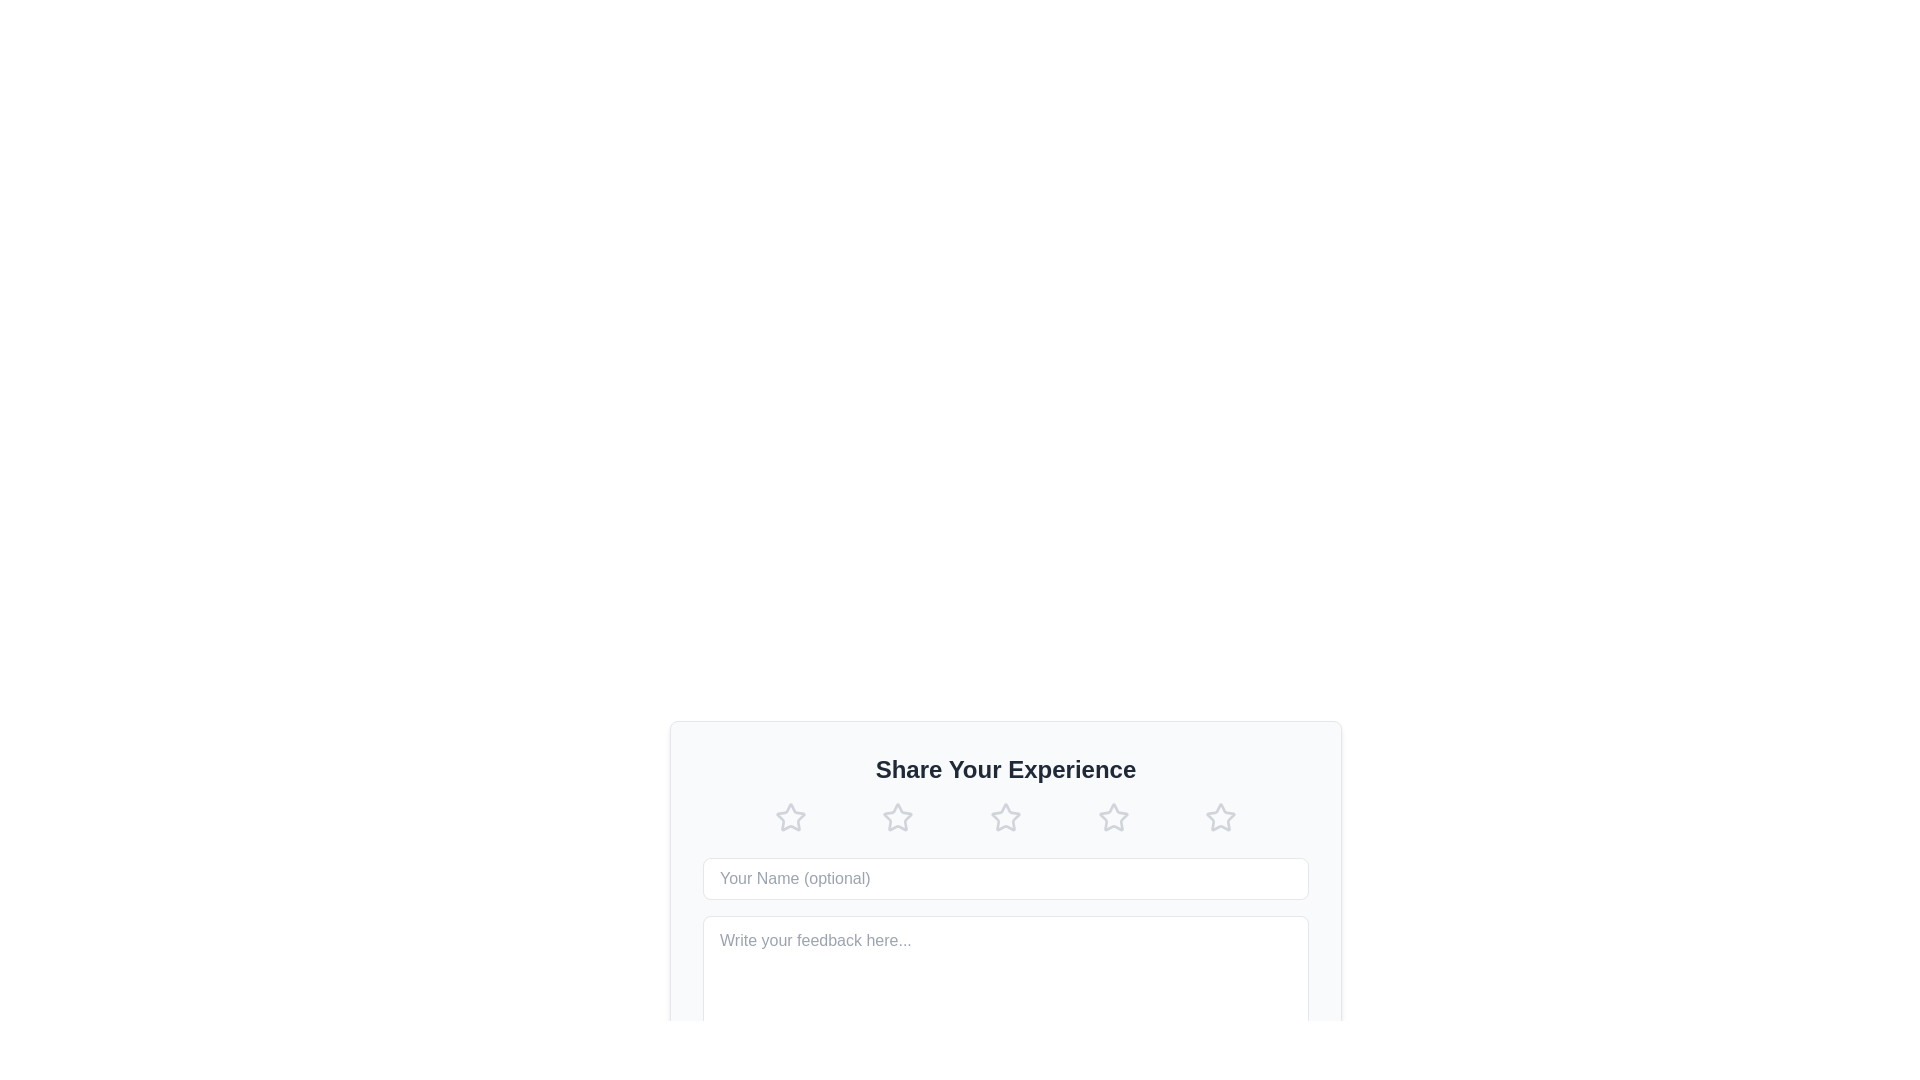 The height and width of the screenshot is (1080, 1920). What do you see at coordinates (789, 817) in the screenshot?
I see `the first Rating Star icon located below the 'Share Your Experience' heading` at bounding box center [789, 817].